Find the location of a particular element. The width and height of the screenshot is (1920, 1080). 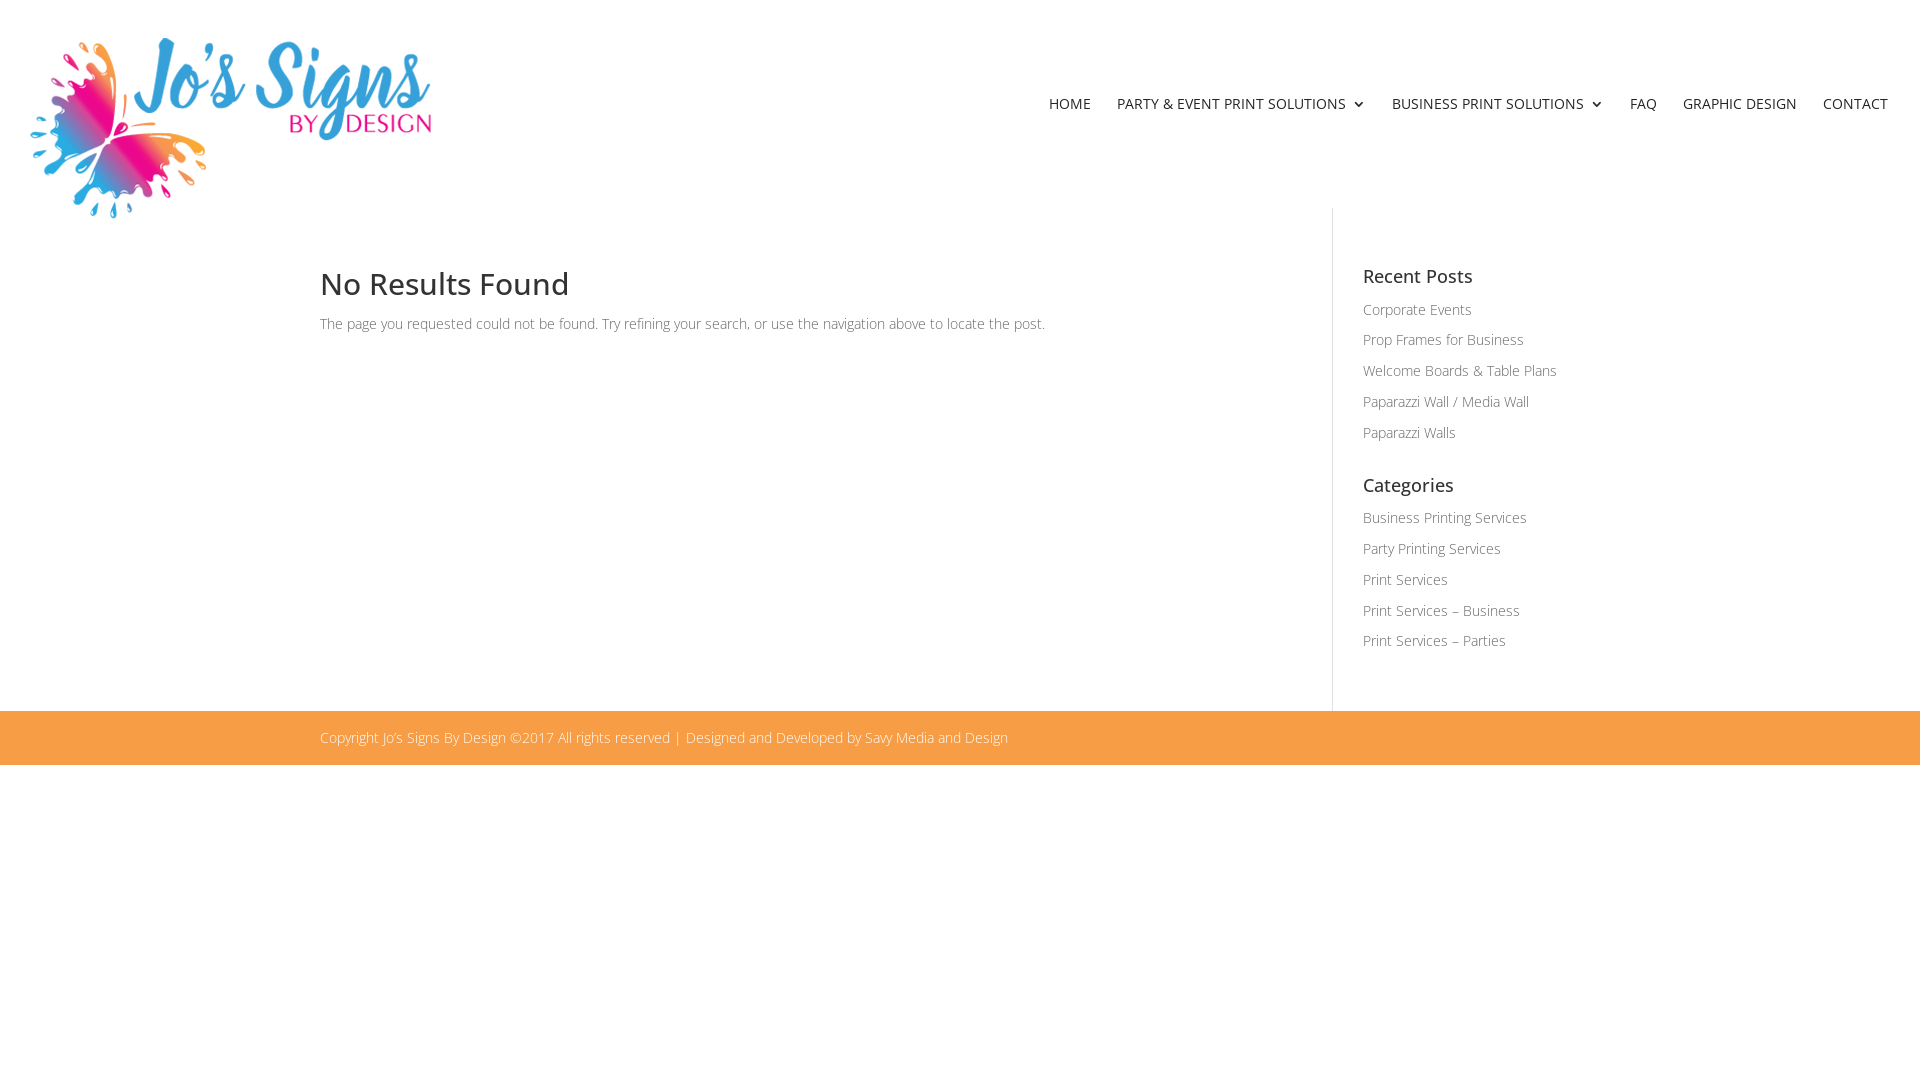

'Corporate Events' is located at coordinates (1416, 309).